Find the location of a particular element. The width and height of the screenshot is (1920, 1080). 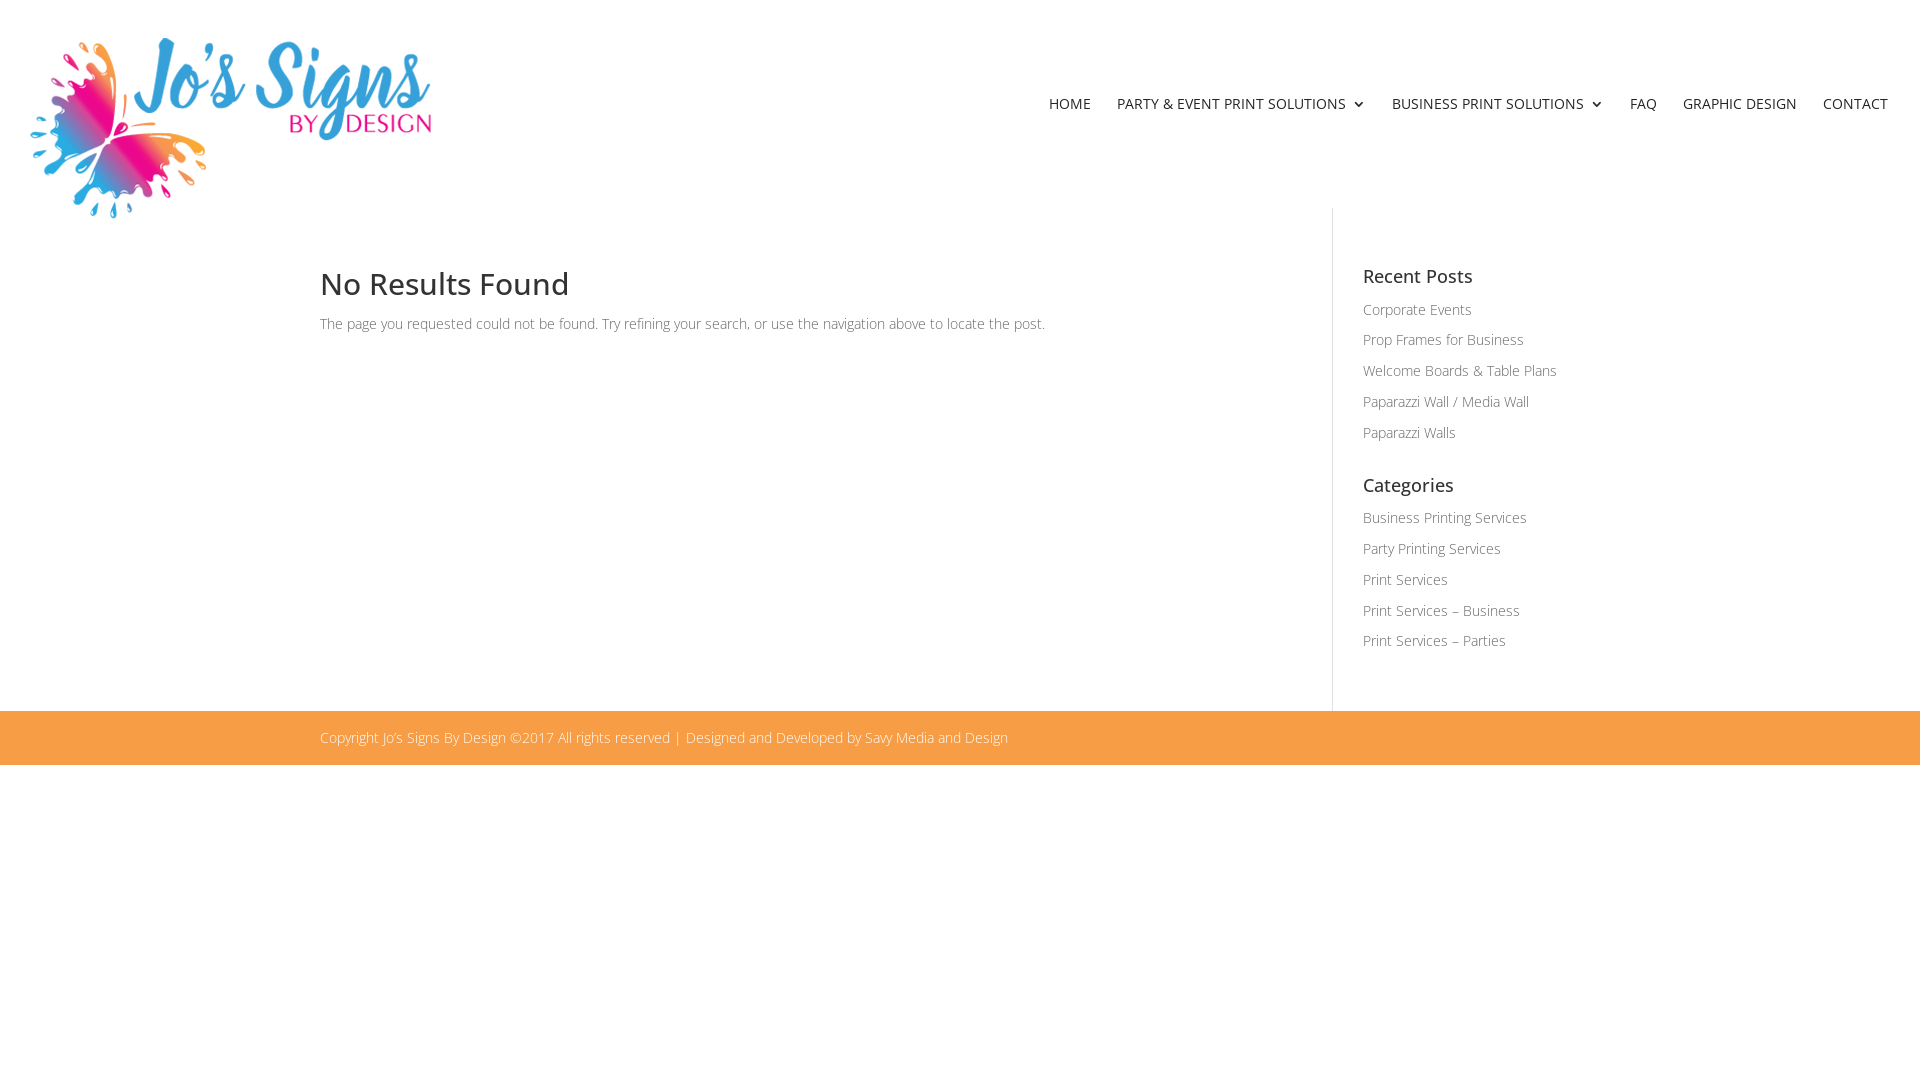

'Corporate Events' is located at coordinates (1416, 309).